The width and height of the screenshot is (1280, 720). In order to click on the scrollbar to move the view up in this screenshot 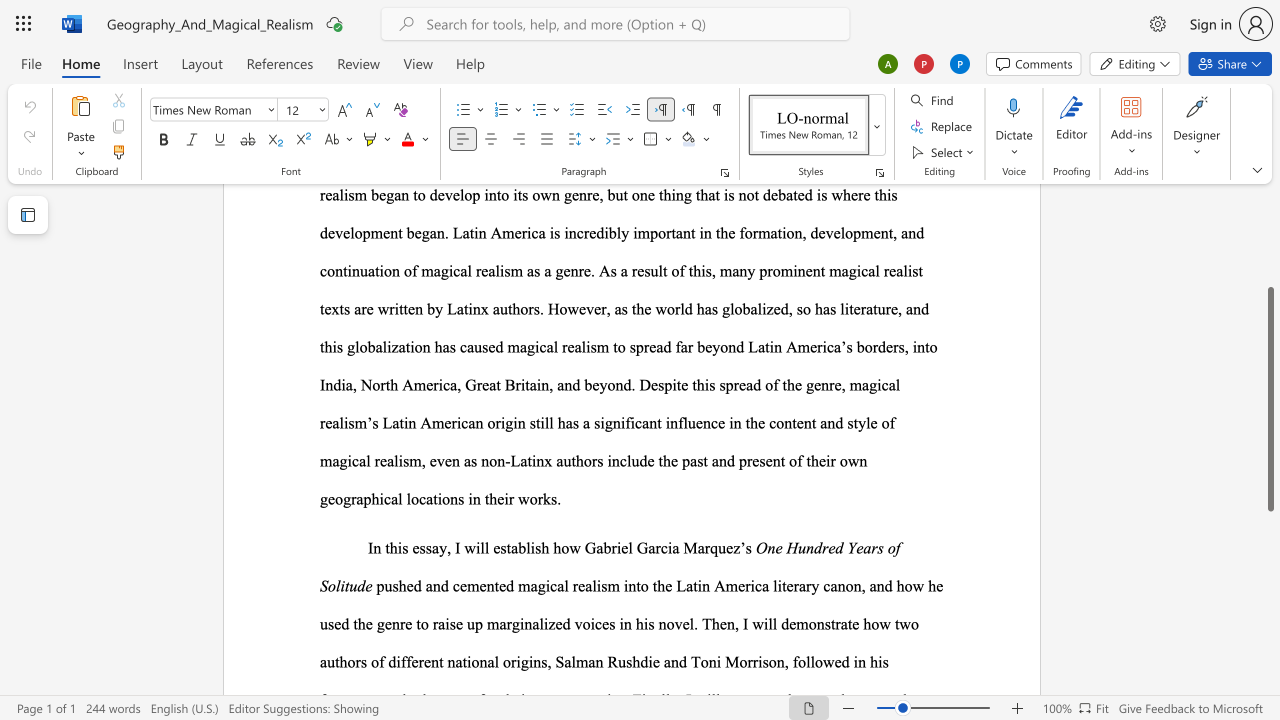, I will do `click(1269, 220)`.